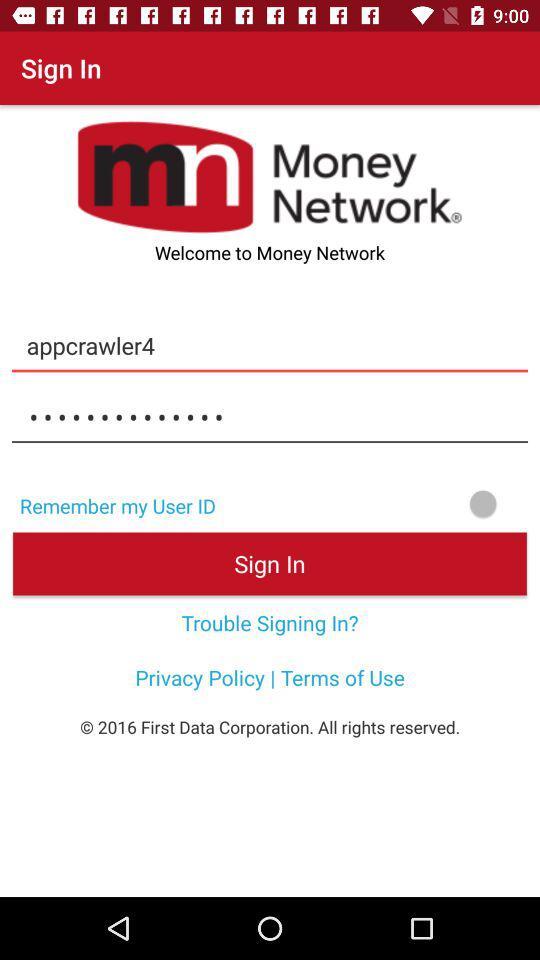 Image resolution: width=540 pixels, height=960 pixels. I want to click on trouble signing in? item, so click(270, 621).